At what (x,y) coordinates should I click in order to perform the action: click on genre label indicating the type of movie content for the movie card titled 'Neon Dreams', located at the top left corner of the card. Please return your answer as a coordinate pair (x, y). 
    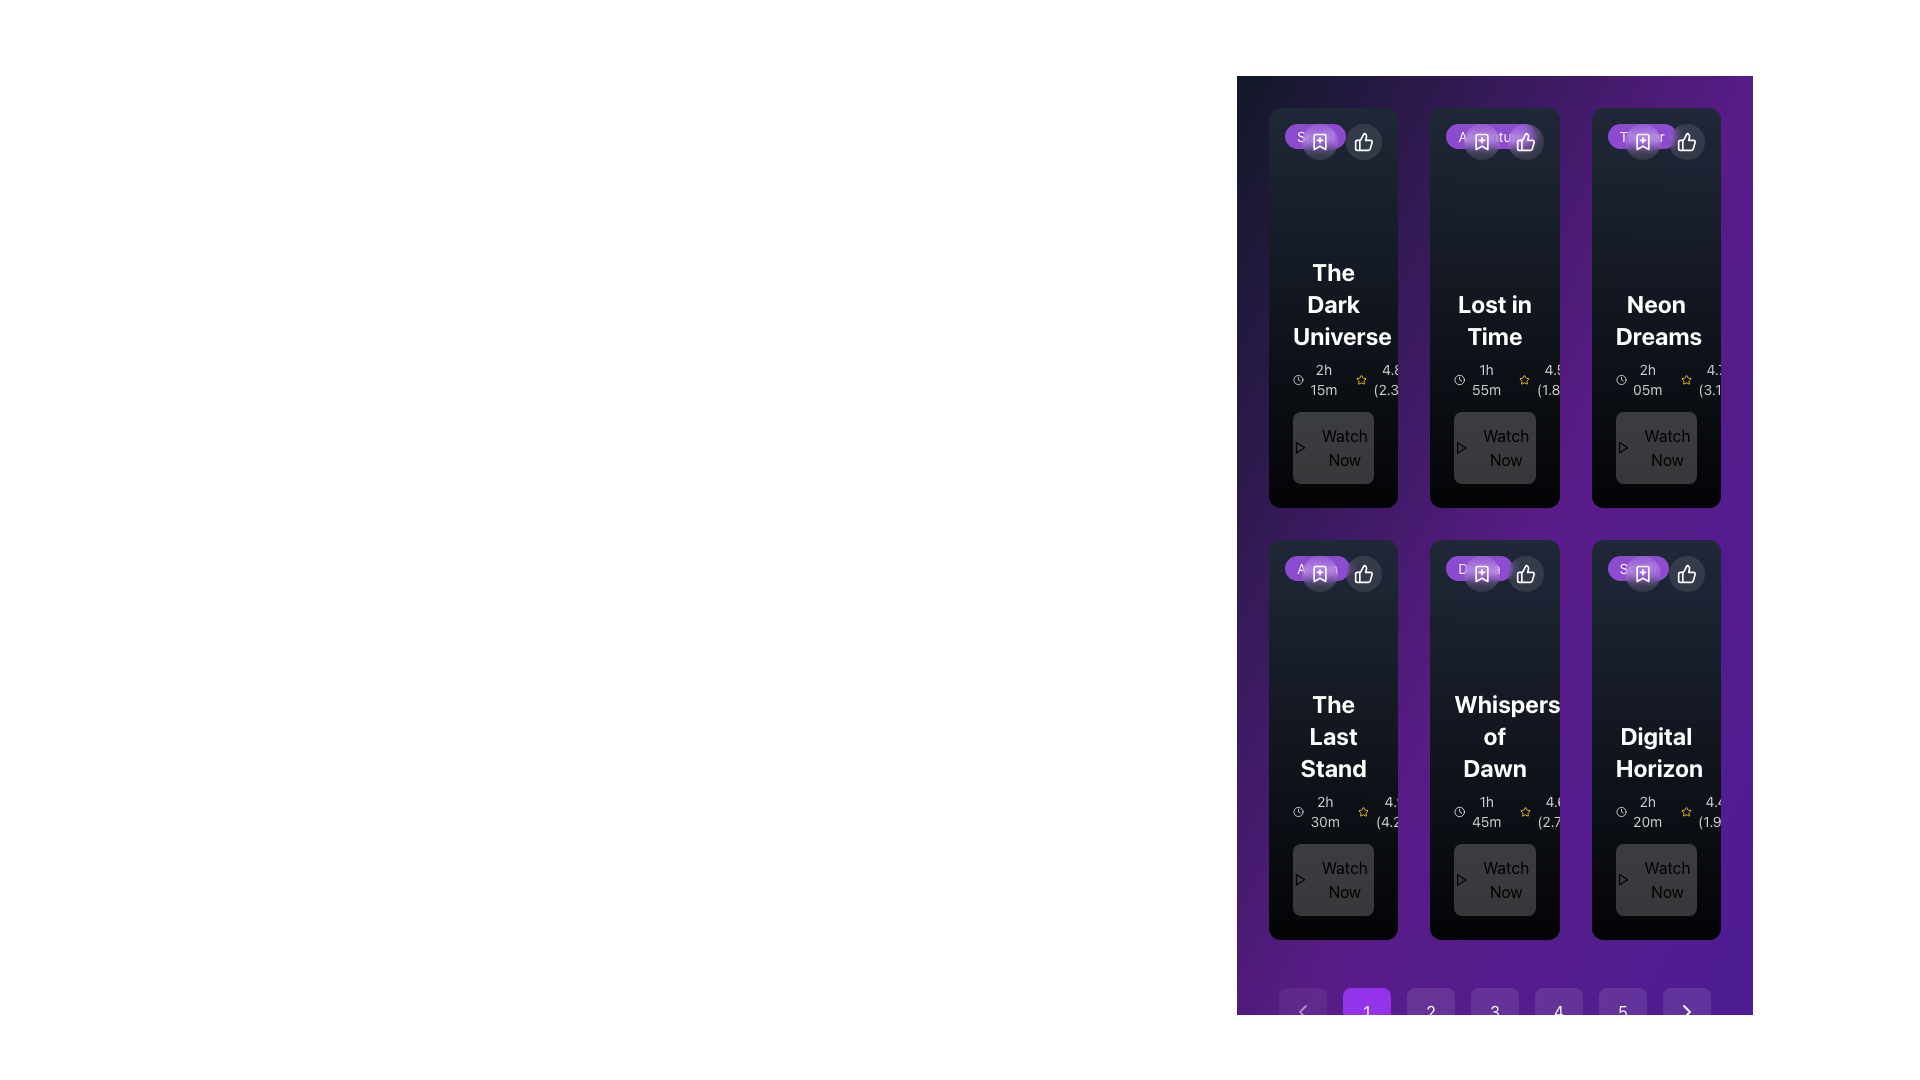
    Looking at the image, I should click on (1642, 135).